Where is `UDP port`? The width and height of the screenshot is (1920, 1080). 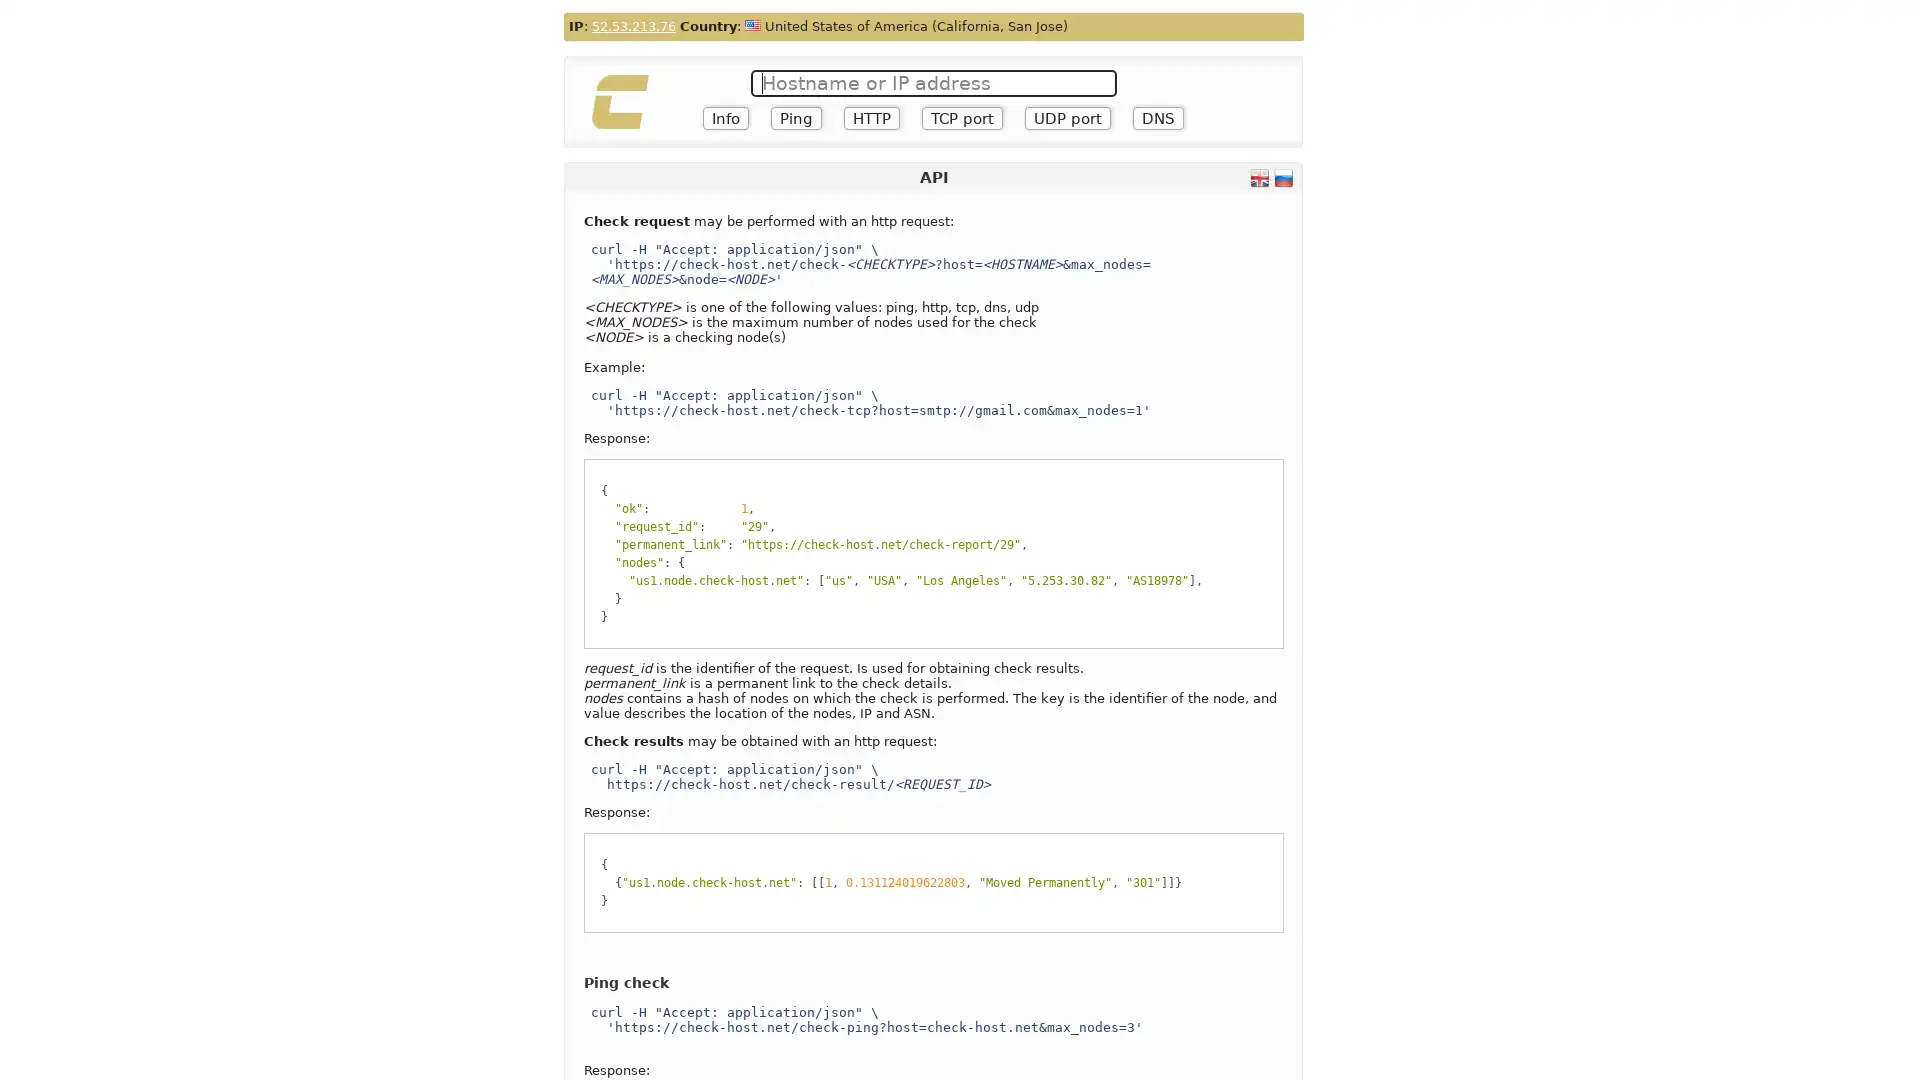
UDP port is located at coordinates (1065, 118).